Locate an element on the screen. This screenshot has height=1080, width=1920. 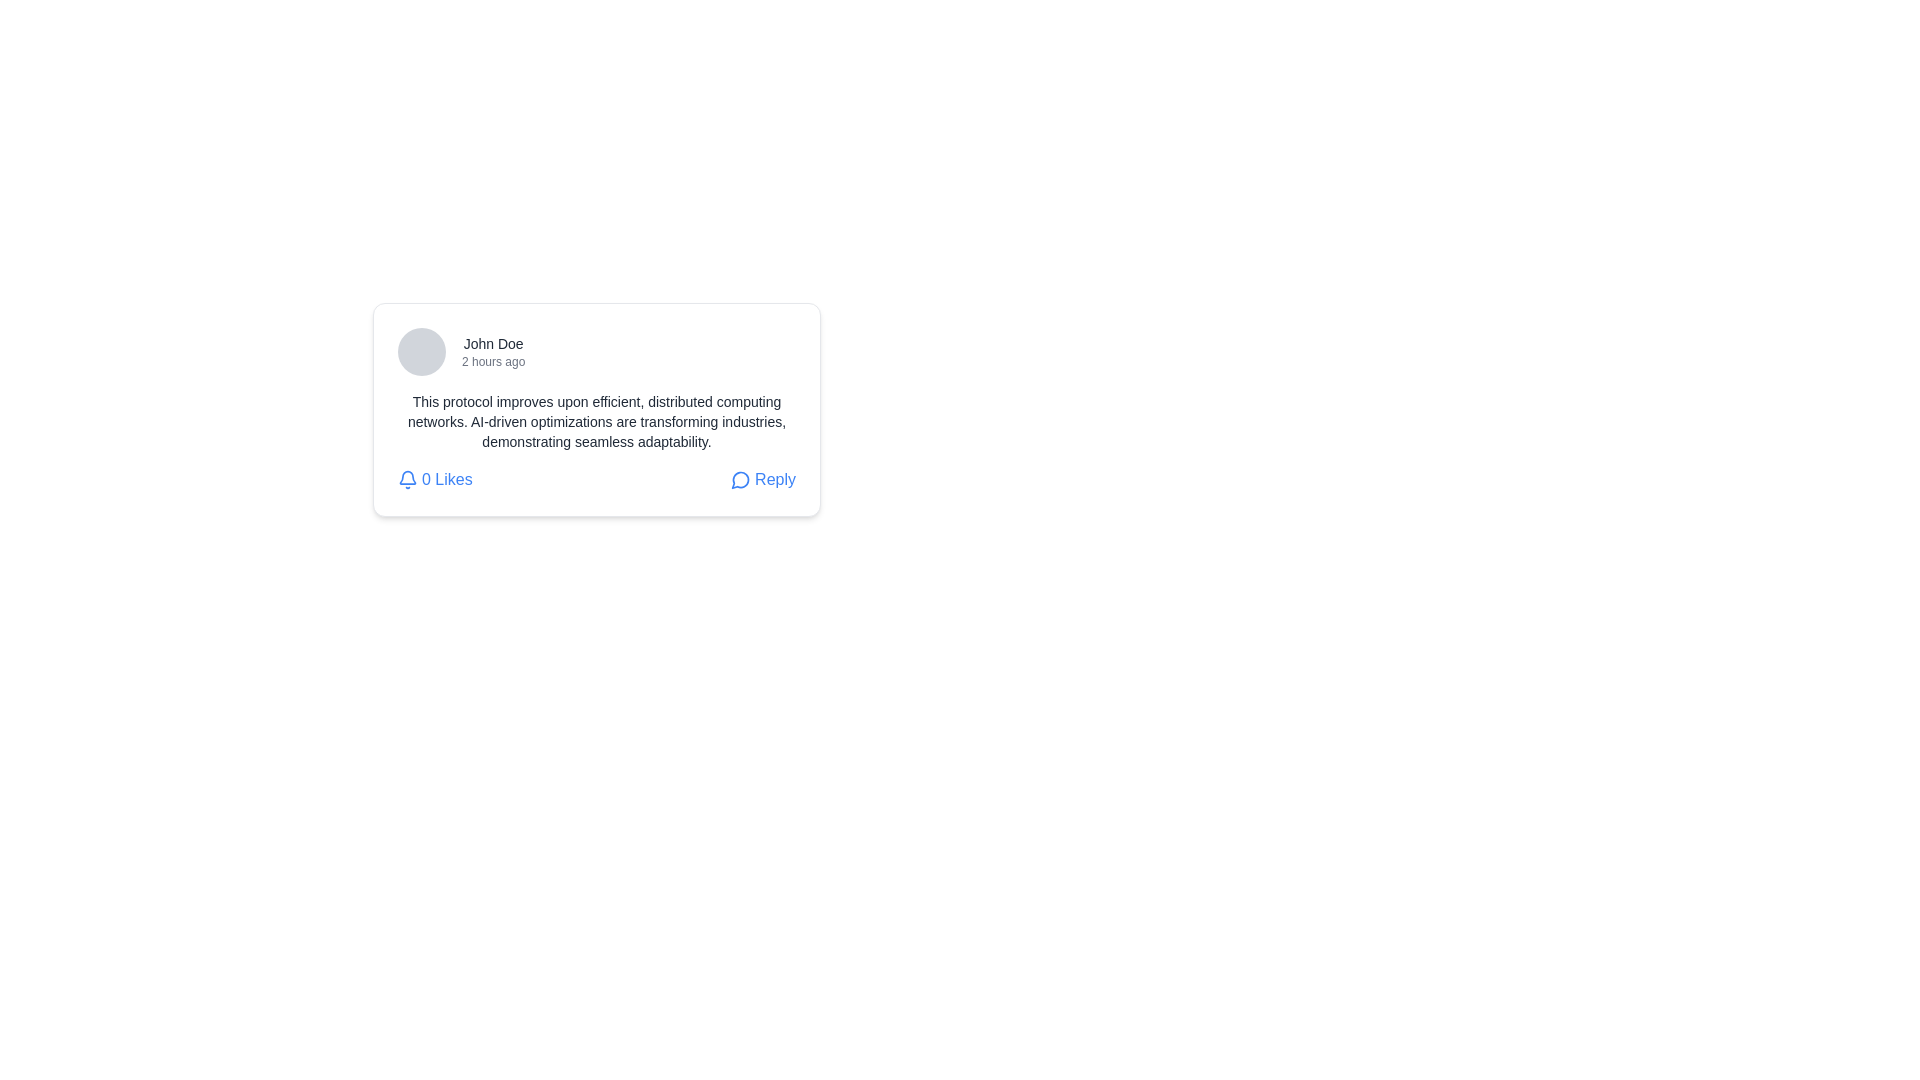
the text label that shows the author's identification details and the timestamp for the comment, located in the upper-left section of the comment card is located at coordinates (493, 350).